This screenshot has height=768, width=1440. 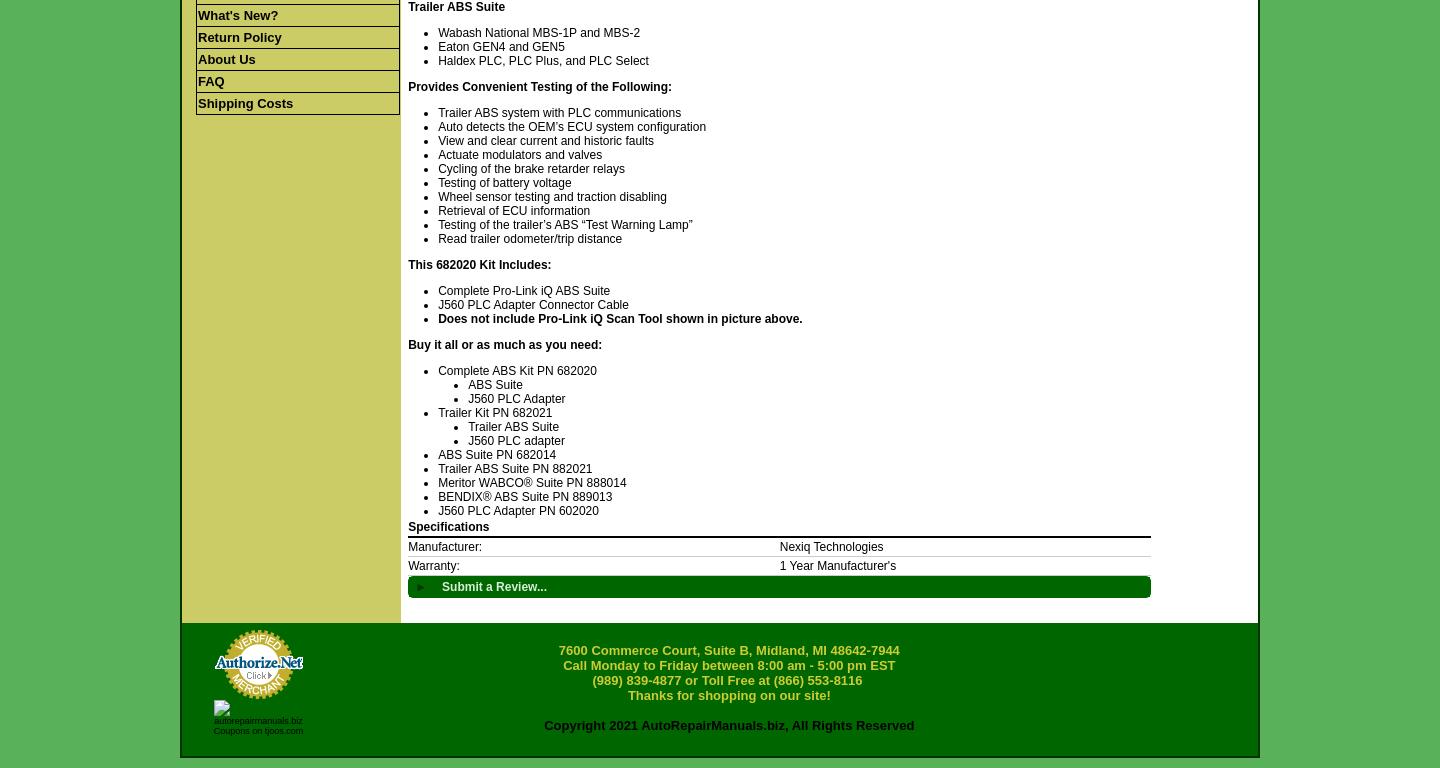 I want to click on 'Trailer ABS Suite', so click(x=512, y=426).